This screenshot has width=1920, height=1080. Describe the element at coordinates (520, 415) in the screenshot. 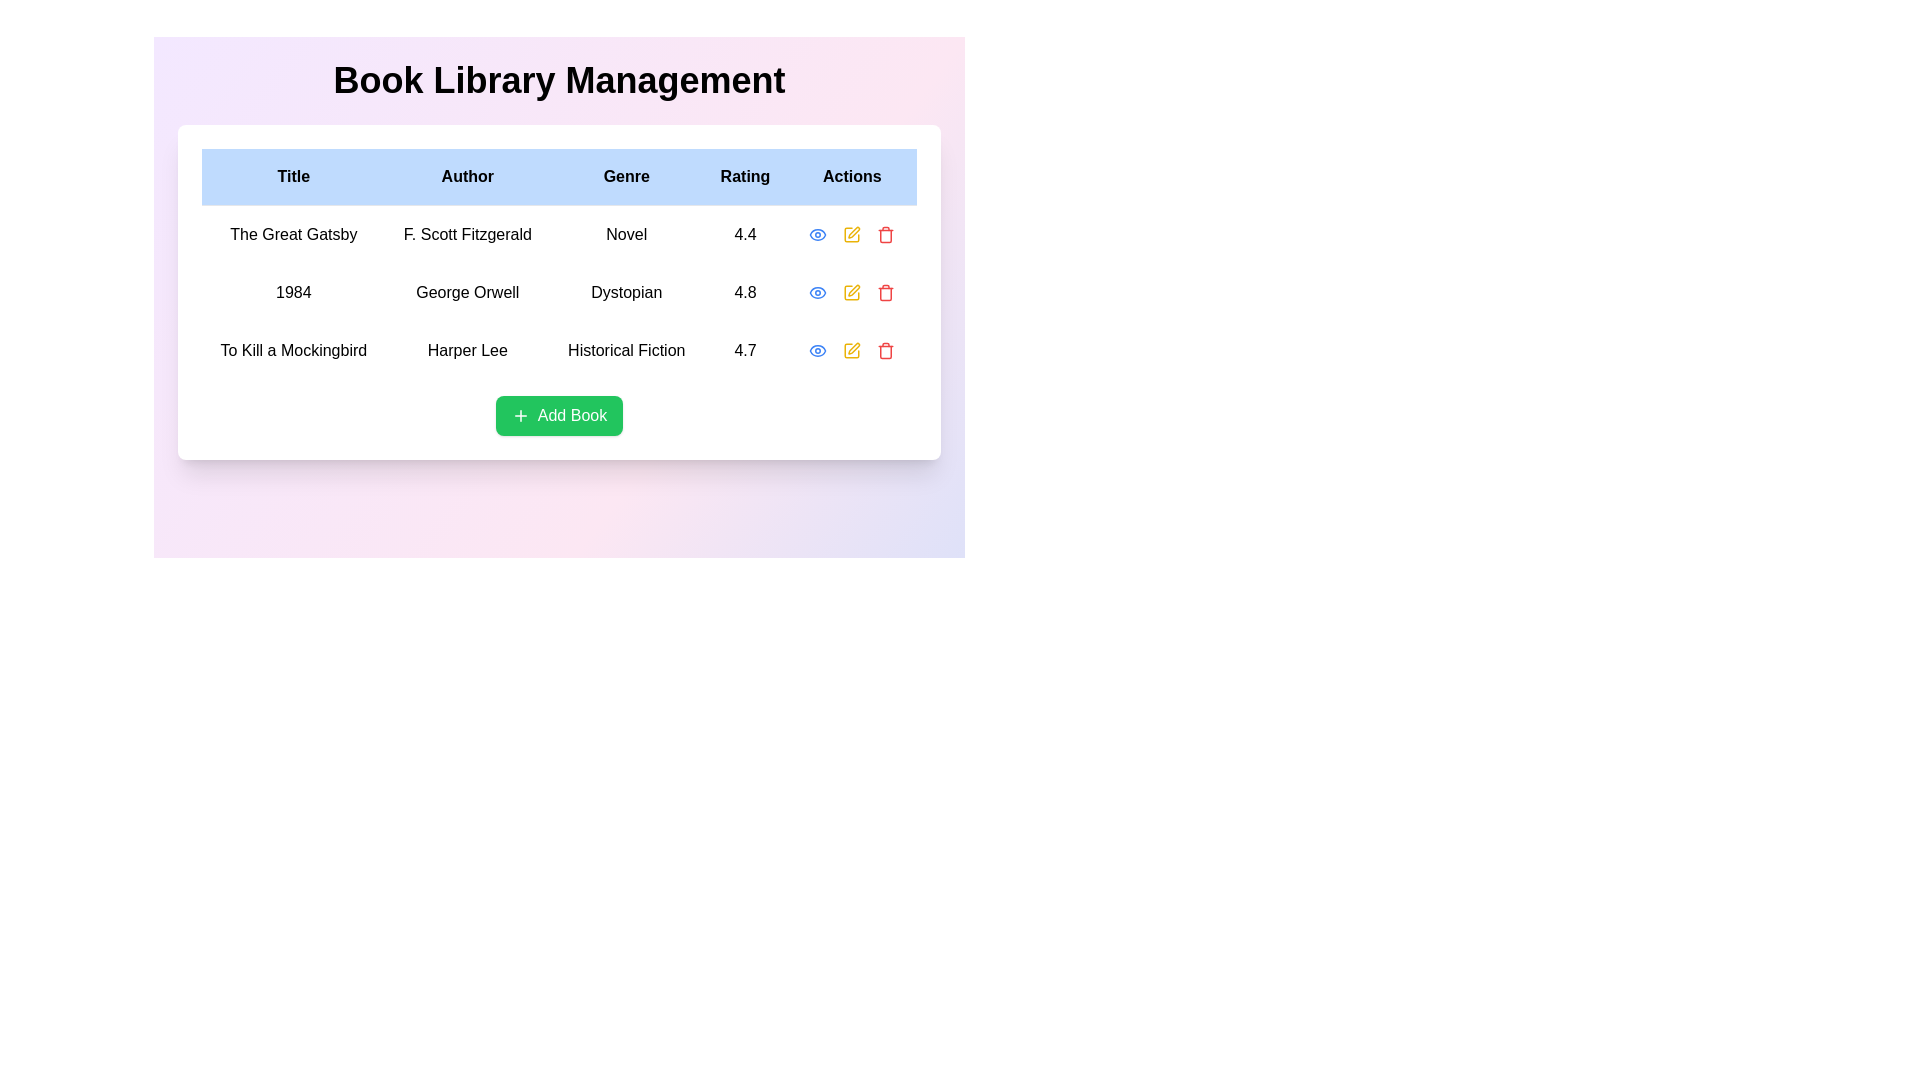

I see `the plus sign icon within the 'Add Book' button for accessibility tools` at that location.